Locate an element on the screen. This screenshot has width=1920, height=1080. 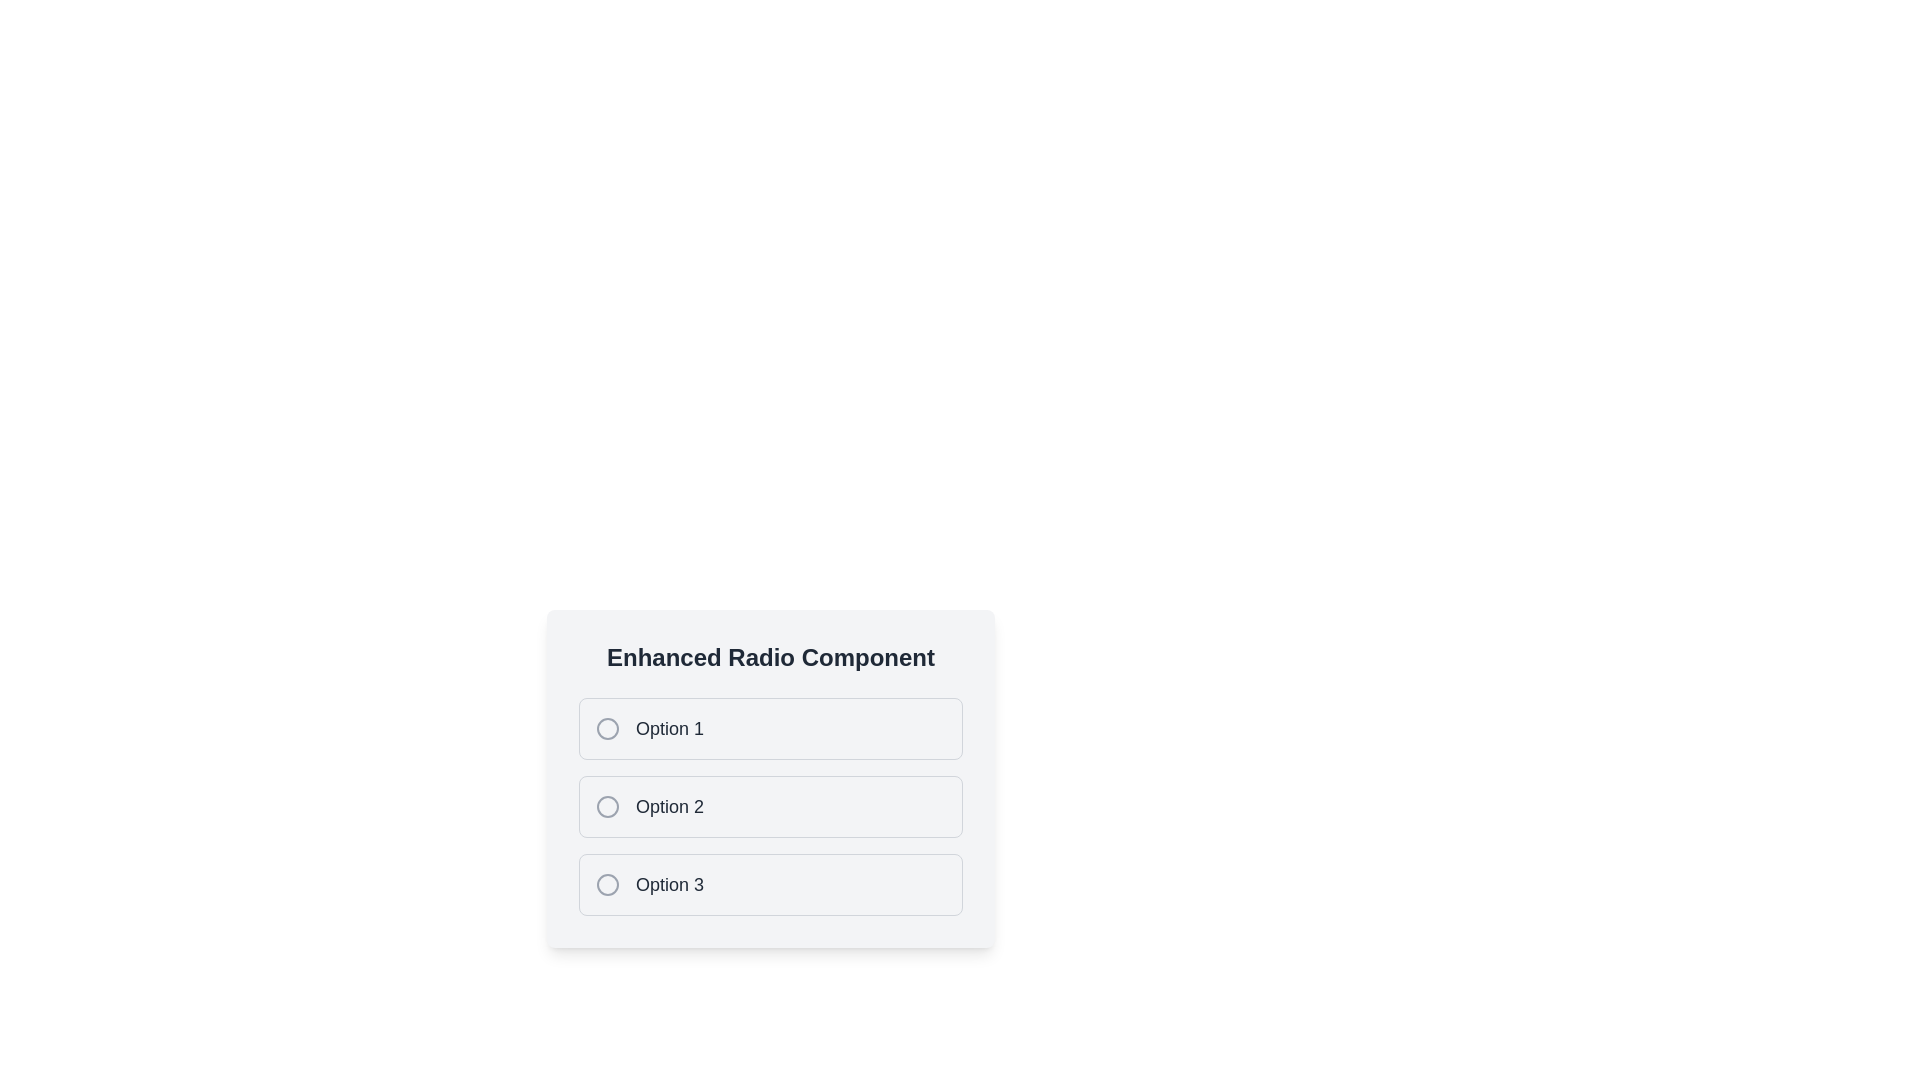
the radio button labeled 'Option 2' to choose this option from the group of radio buttons is located at coordinates (770, 778).